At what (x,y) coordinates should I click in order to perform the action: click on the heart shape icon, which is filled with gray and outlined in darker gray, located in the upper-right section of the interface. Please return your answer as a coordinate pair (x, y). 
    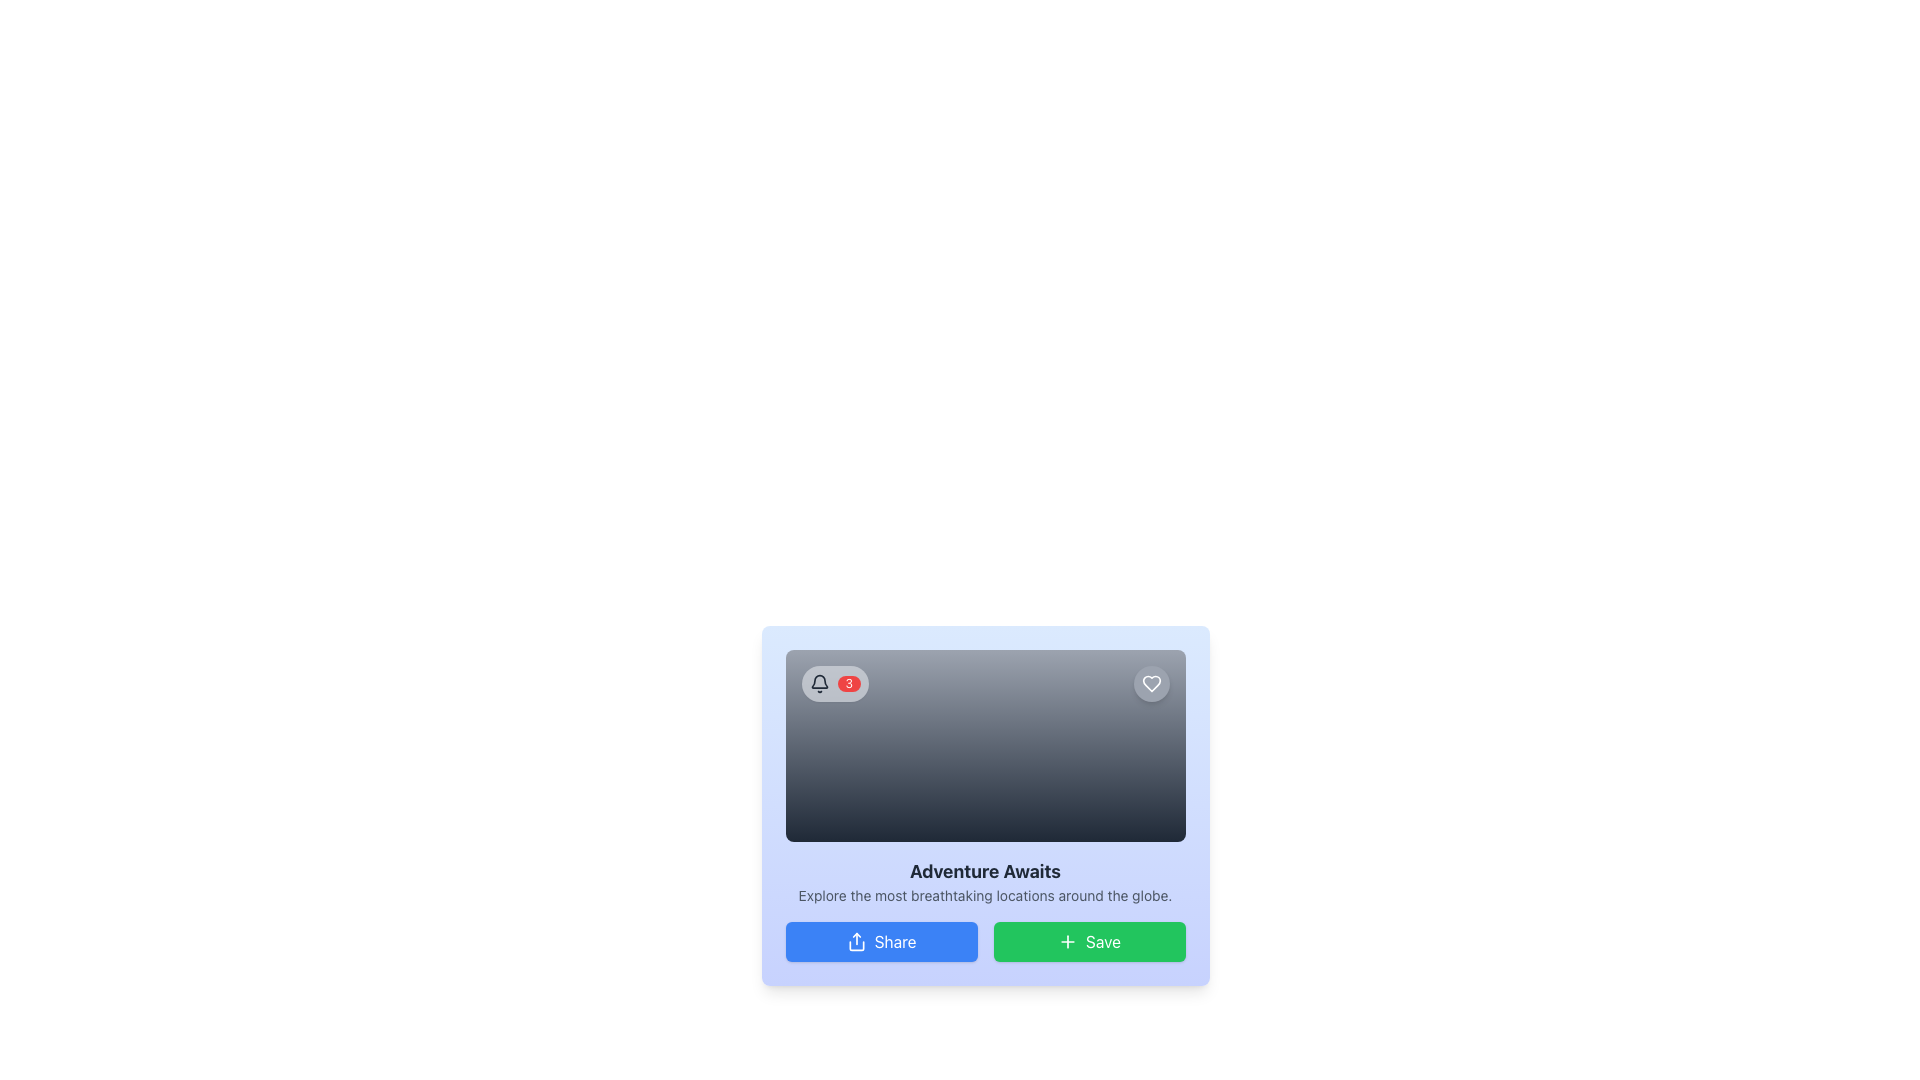
    Looking at the image, I should click on (1151, 682).